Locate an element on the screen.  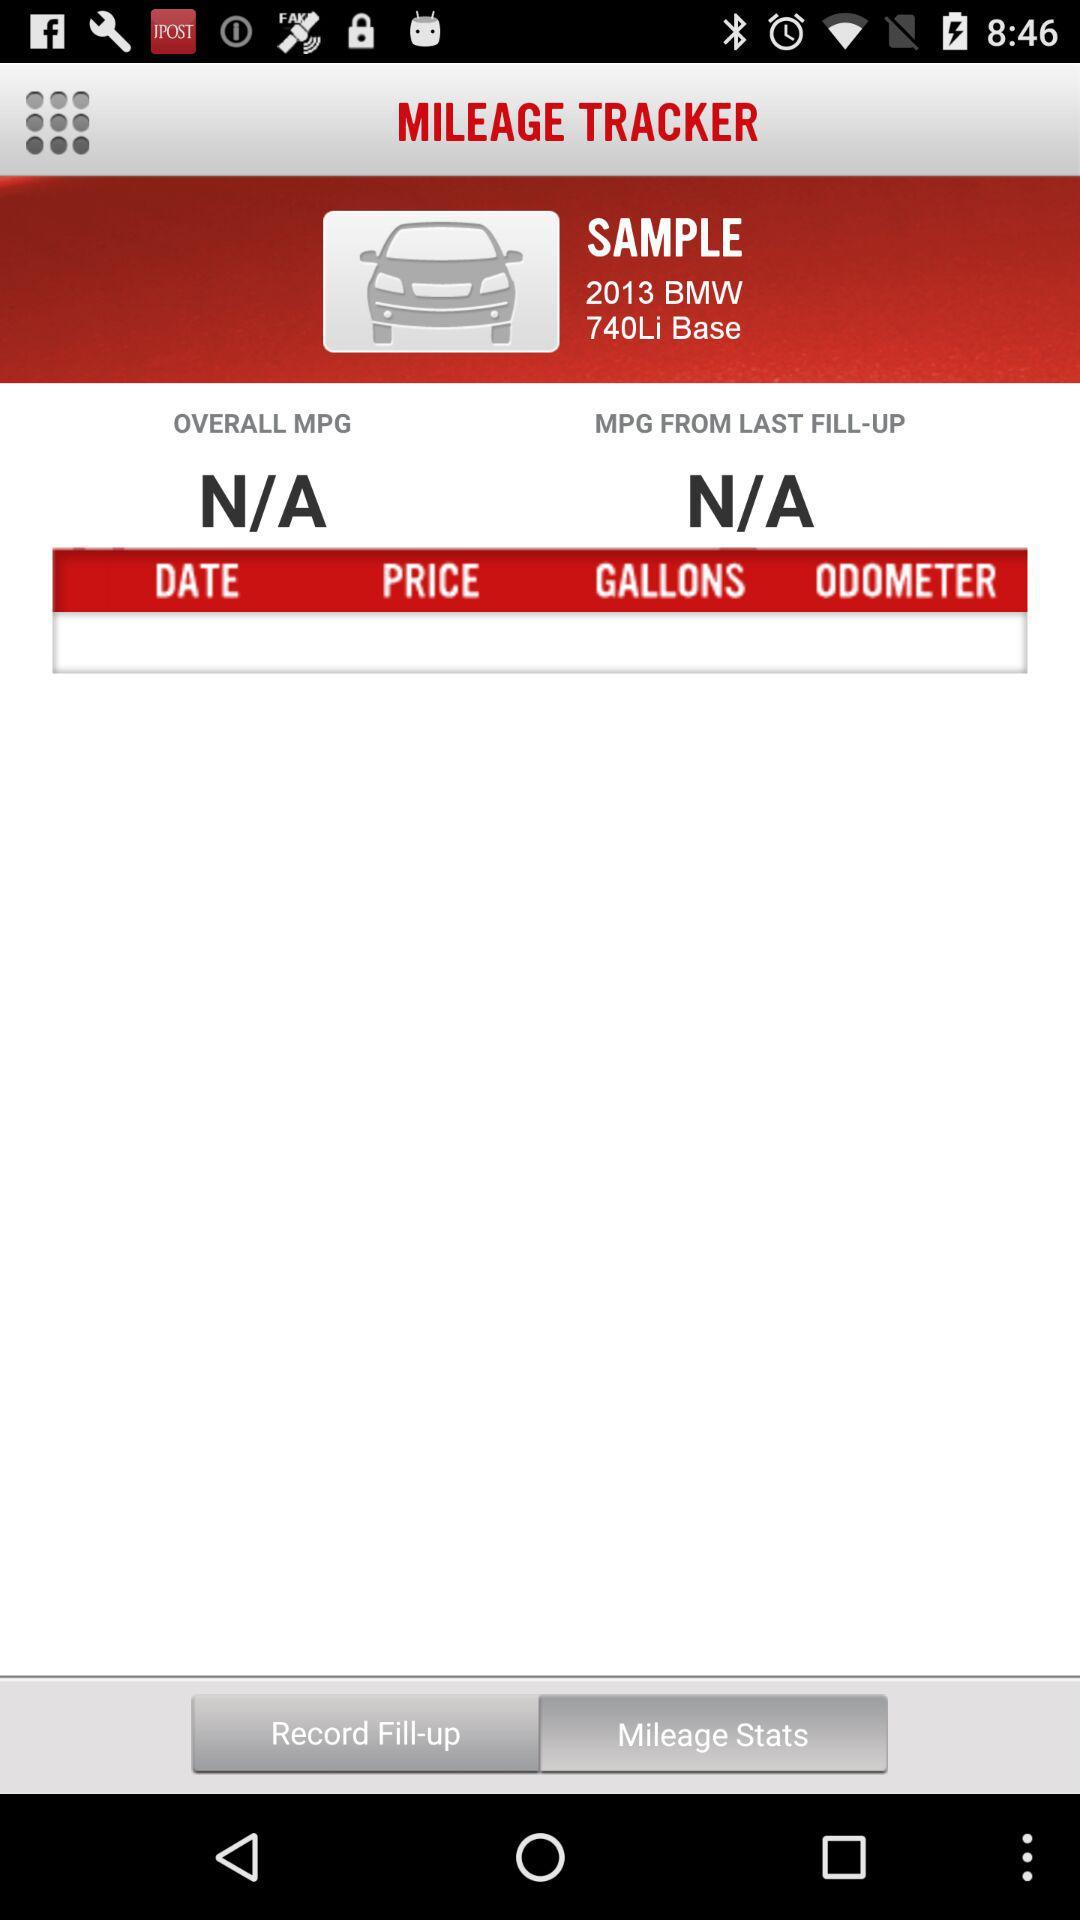
mileage stats button is located at coordinates (712, 1733).